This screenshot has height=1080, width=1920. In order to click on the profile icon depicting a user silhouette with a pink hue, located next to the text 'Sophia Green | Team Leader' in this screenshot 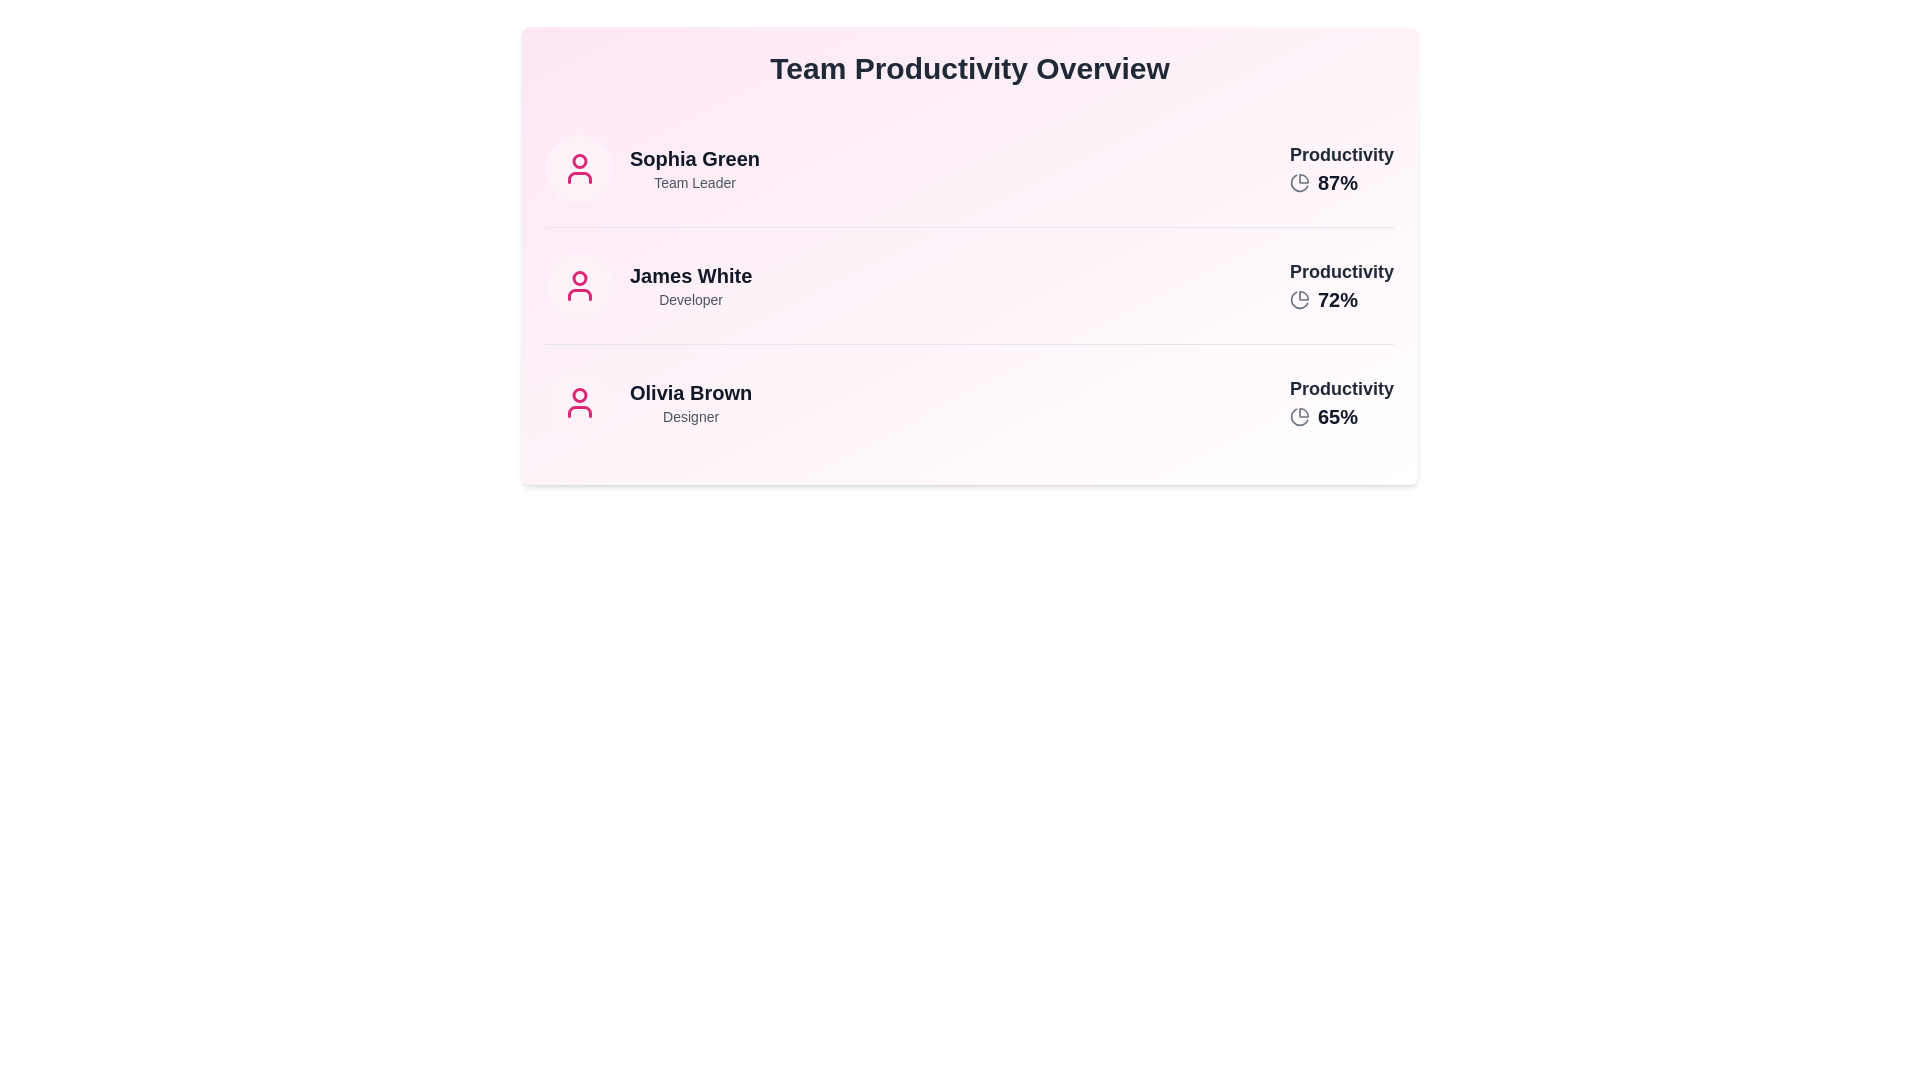, I will do `click(579, 168)`.